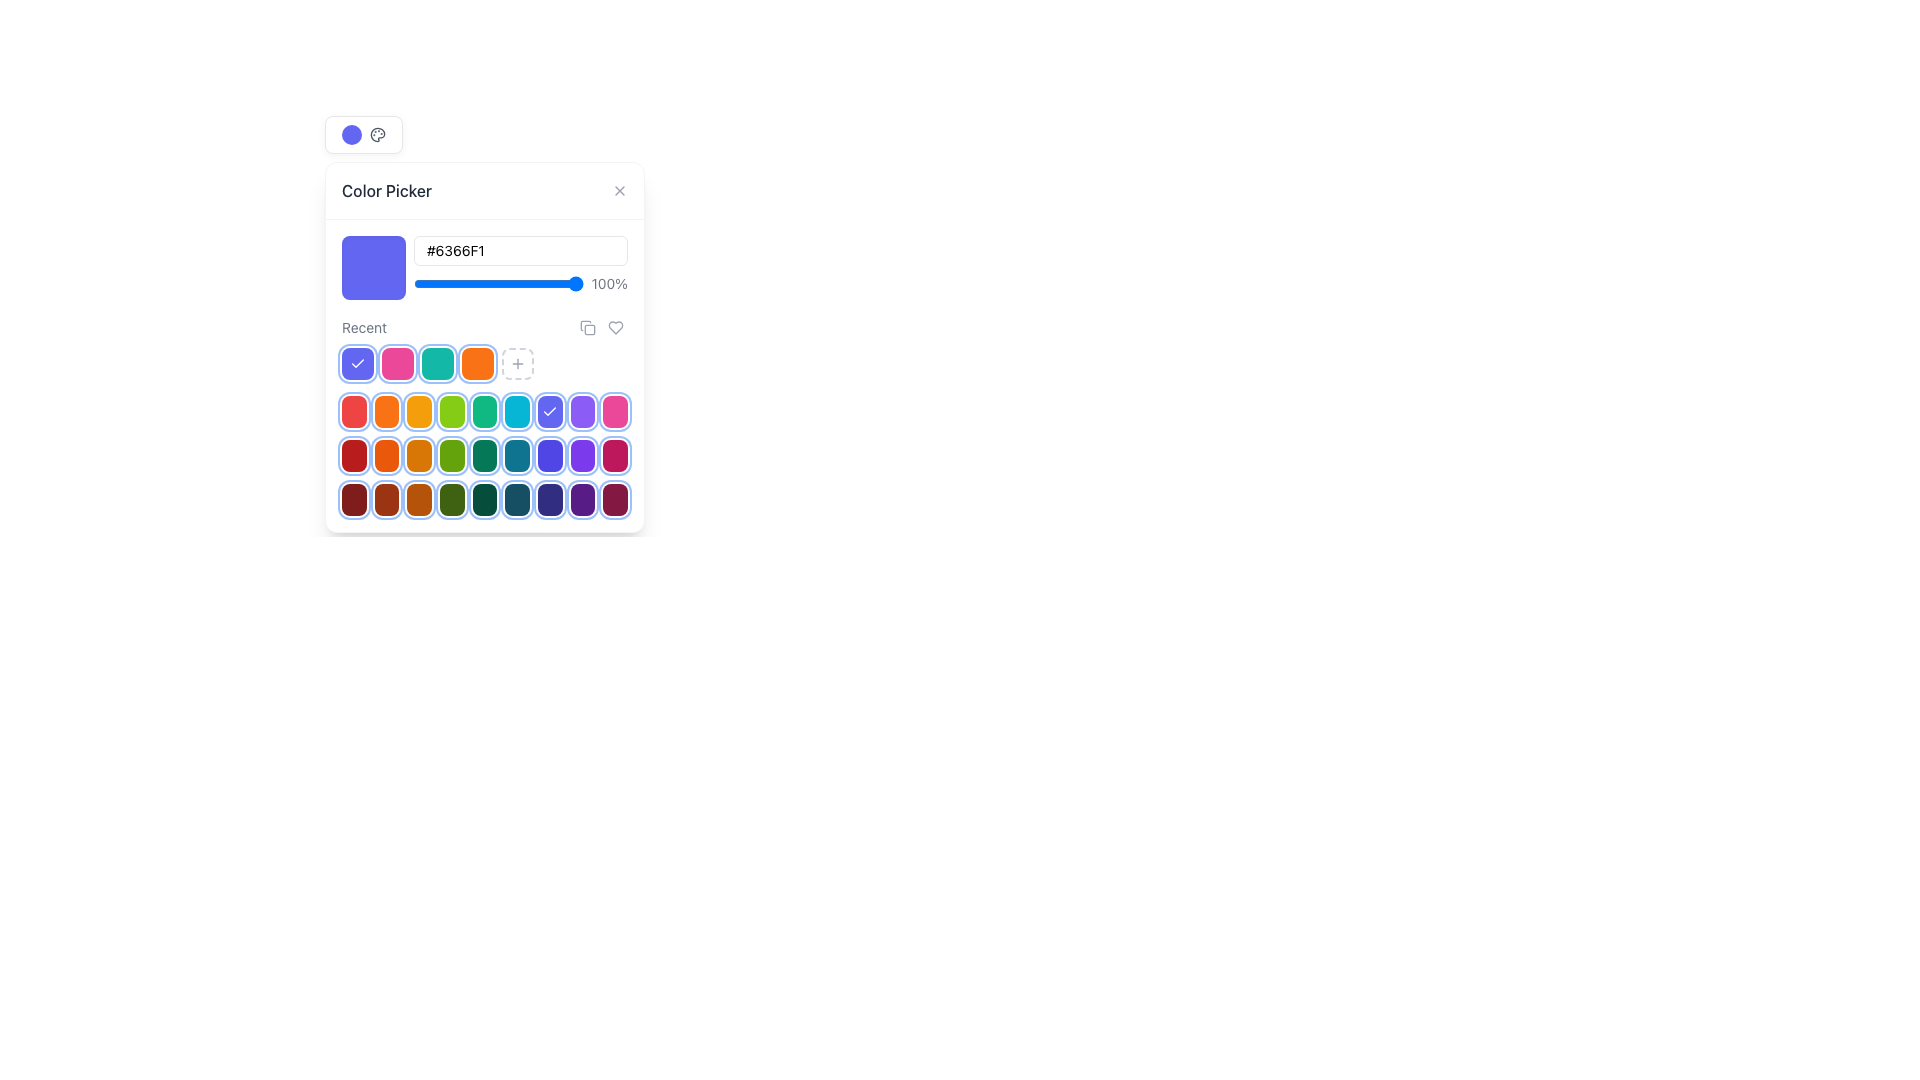 The height and width of the screenshot is (1080, 1920). Describe the element at coordinates (354, 499) in the screenshot. I see `the small square button with rounded corners and a dark red background located in the first row and first column of the grid in the color picker interface` at that location.